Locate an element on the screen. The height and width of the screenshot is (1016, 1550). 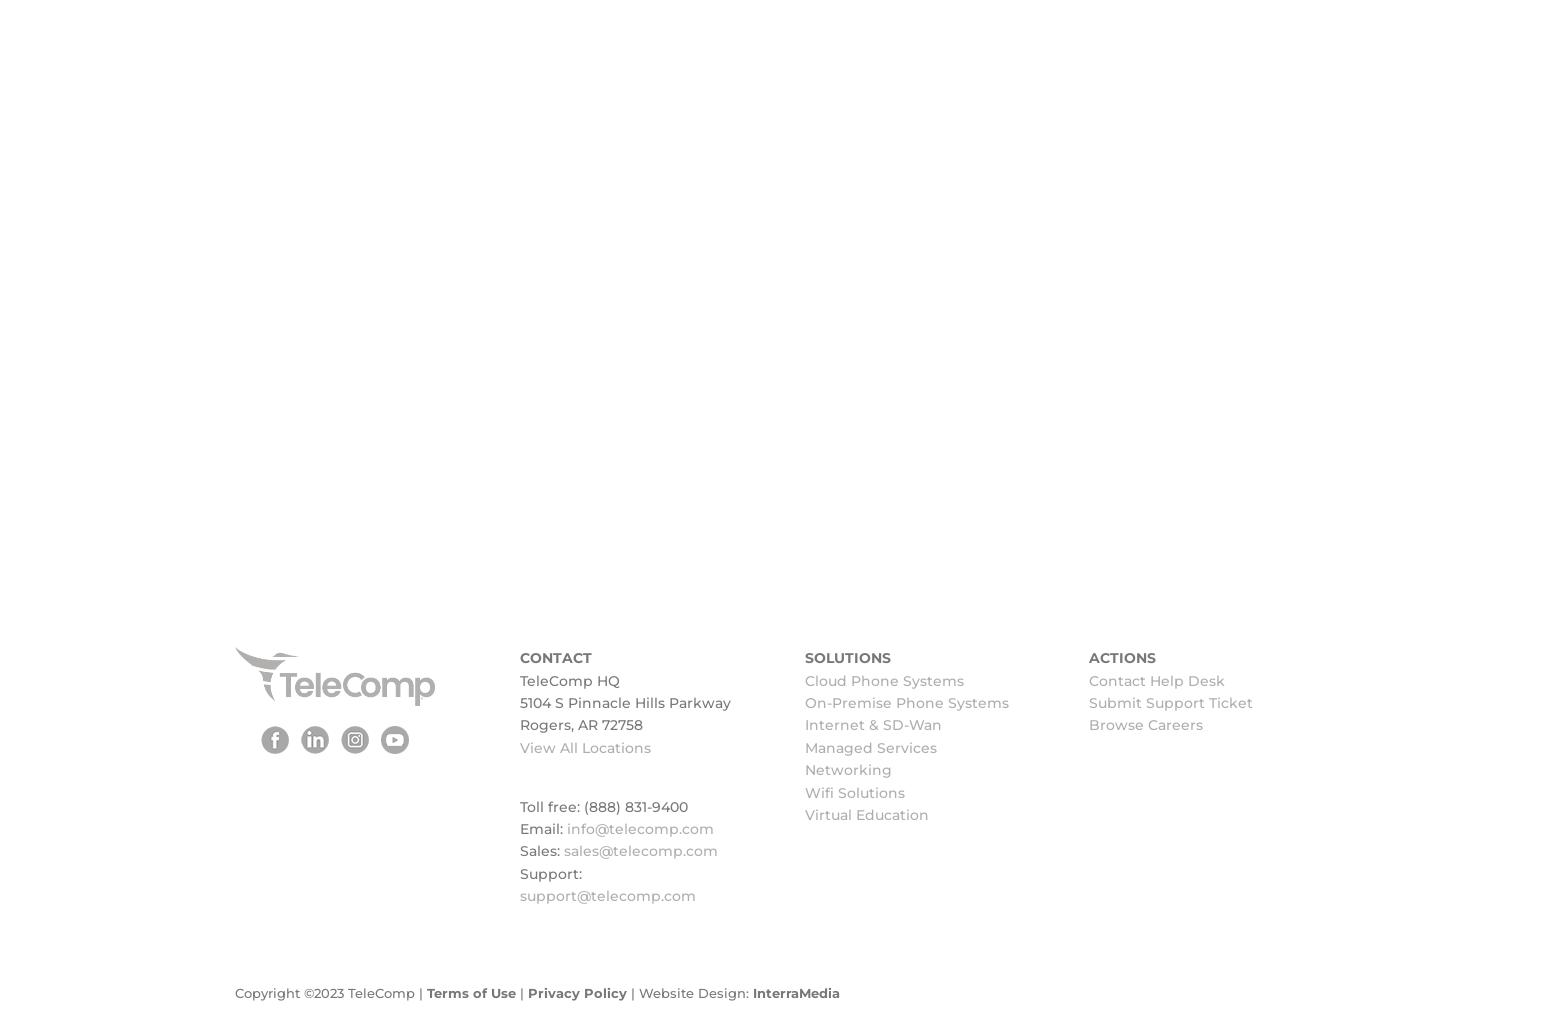
'|' is located at coordinates (521, 992).